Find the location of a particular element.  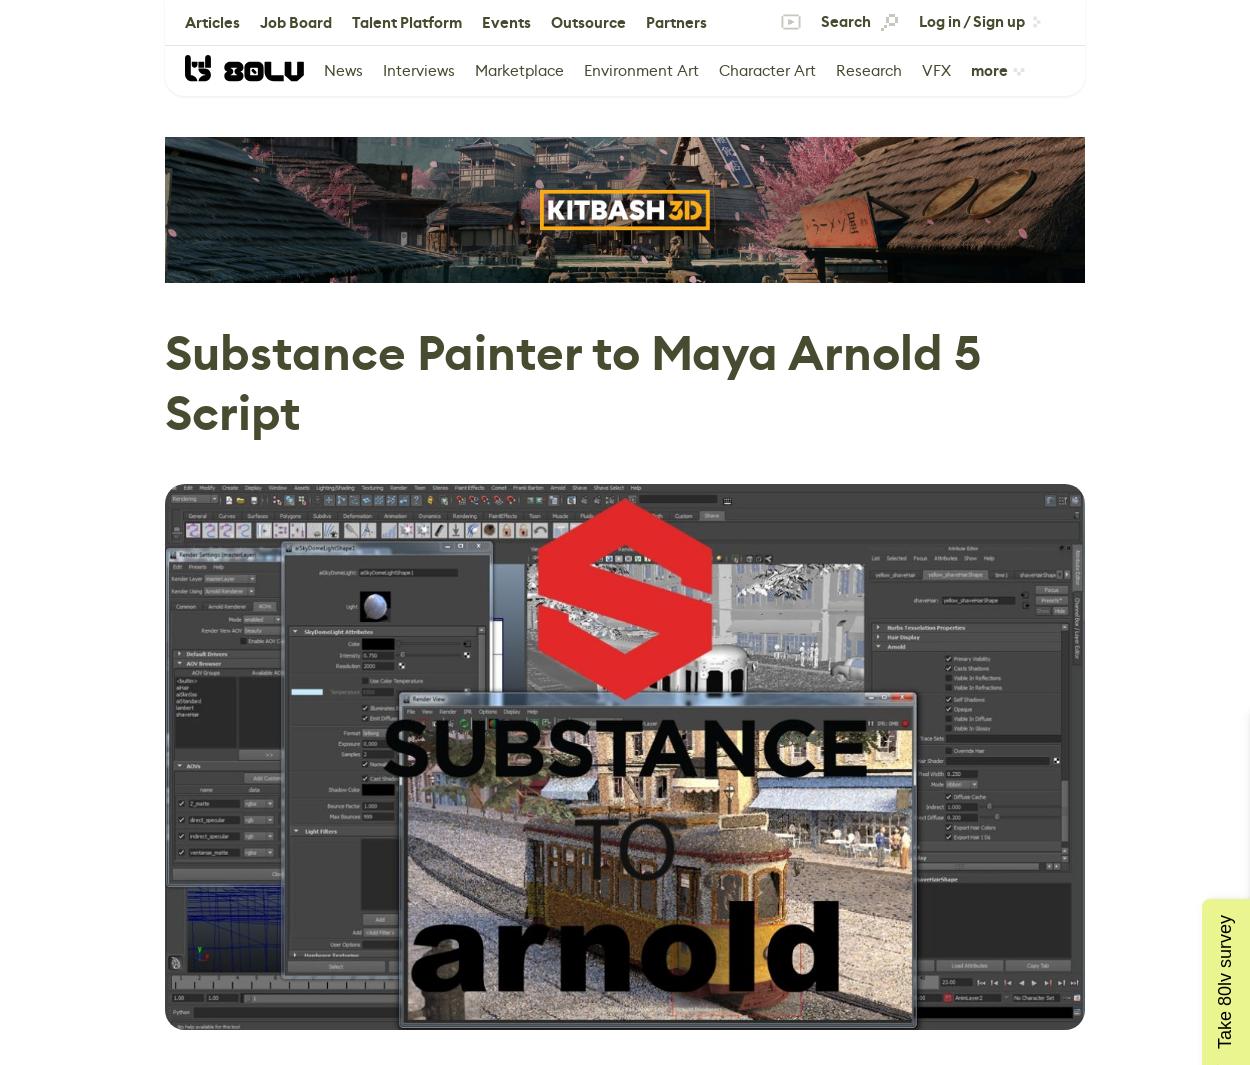

'Outsource' is located at coordinates (587, 21).